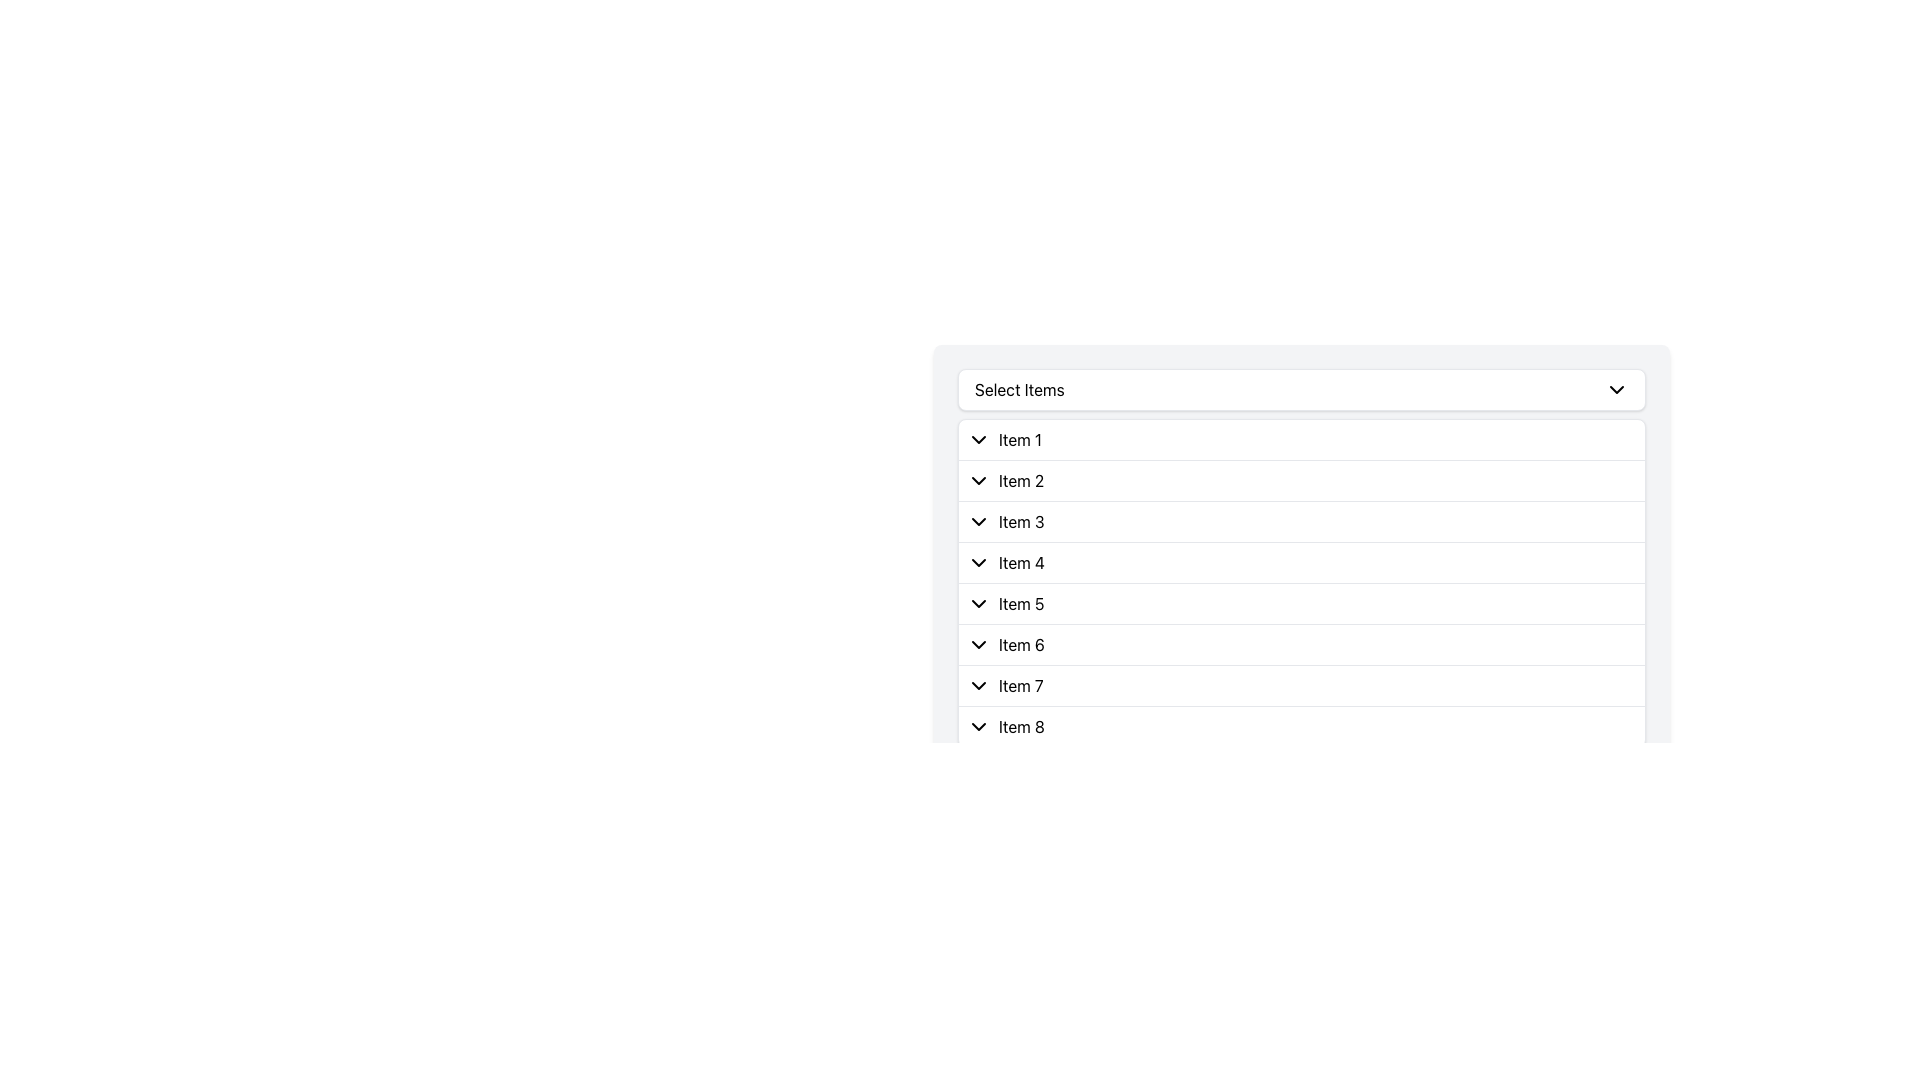  Describe the element at coordinates (979, 685) in the screenshot. I see `the downward-pointing chevron icon located to the left of the text 'Item 7' for a visual effect or tooltip` at that location.